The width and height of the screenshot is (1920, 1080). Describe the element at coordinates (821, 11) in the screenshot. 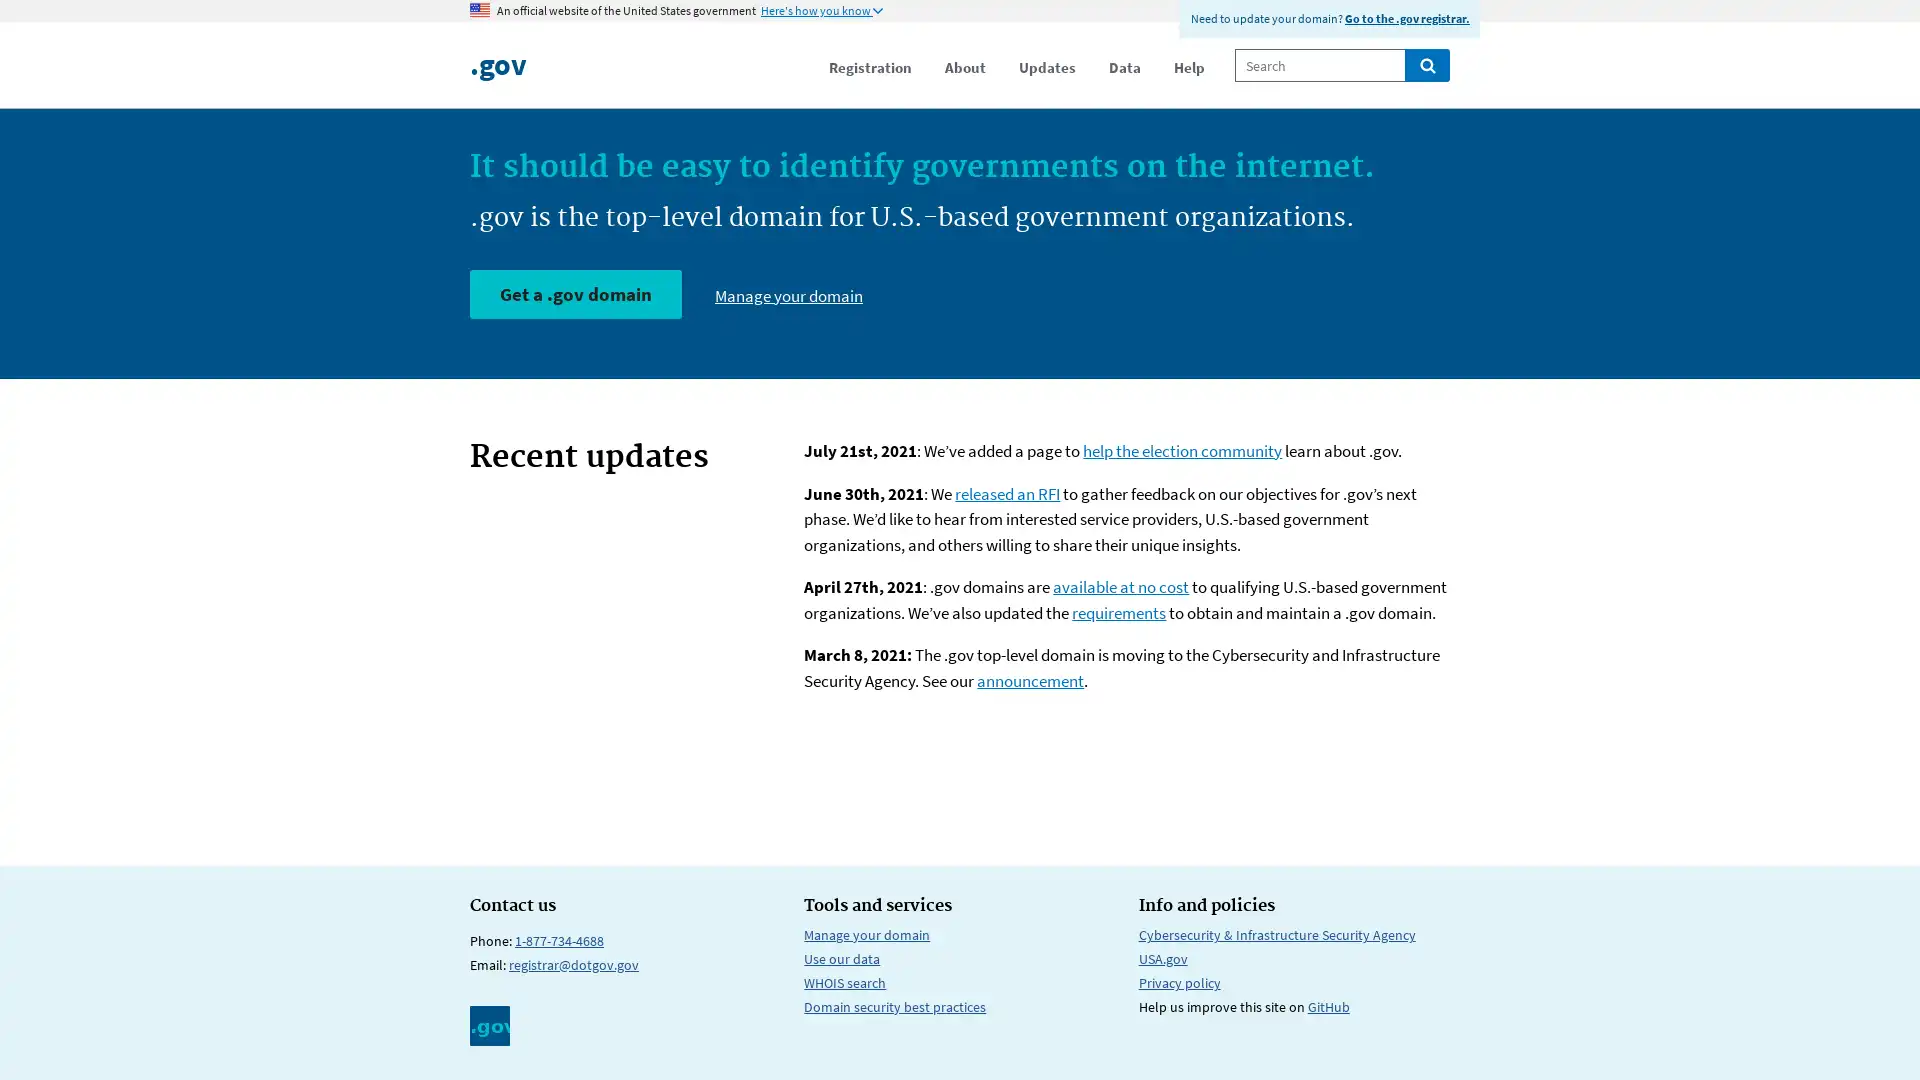

I see `Here's how you know` at that location.